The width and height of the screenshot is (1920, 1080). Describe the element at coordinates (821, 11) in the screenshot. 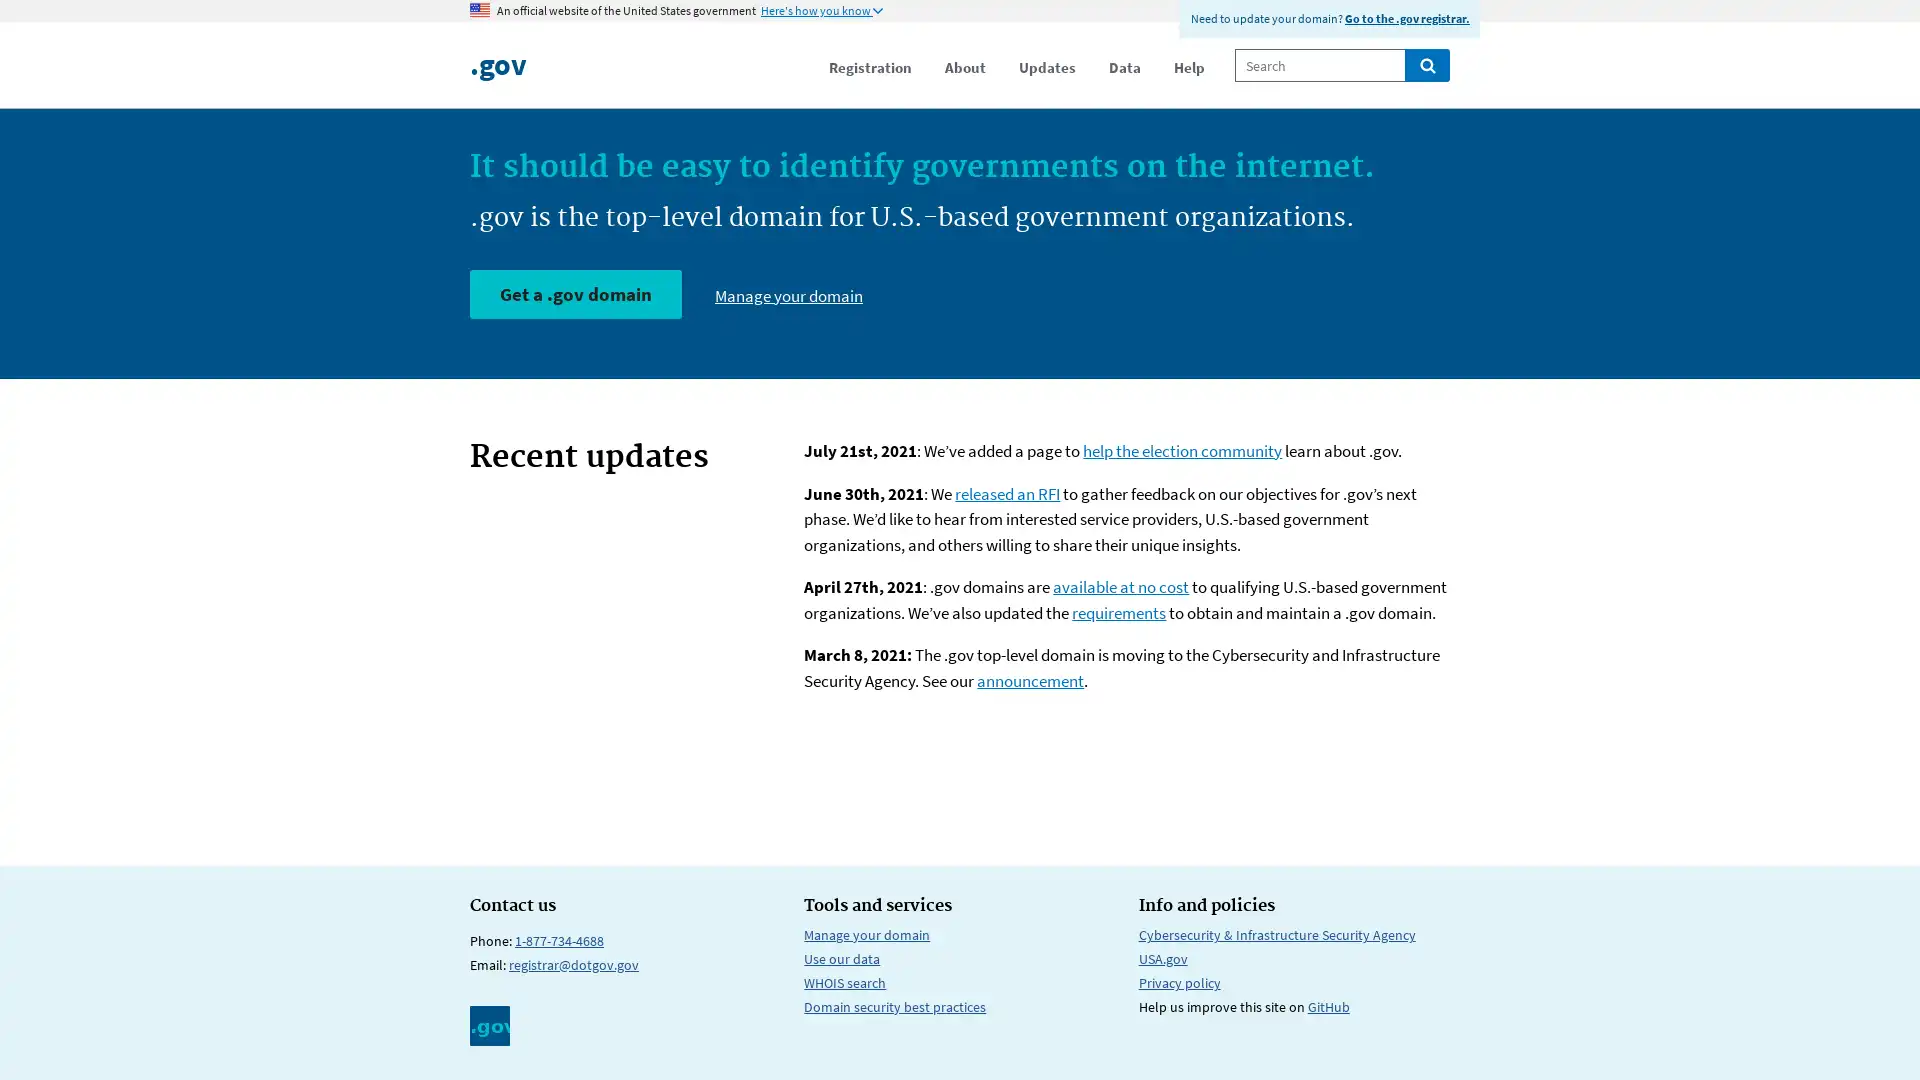

I see `Here's how you know` at that location.